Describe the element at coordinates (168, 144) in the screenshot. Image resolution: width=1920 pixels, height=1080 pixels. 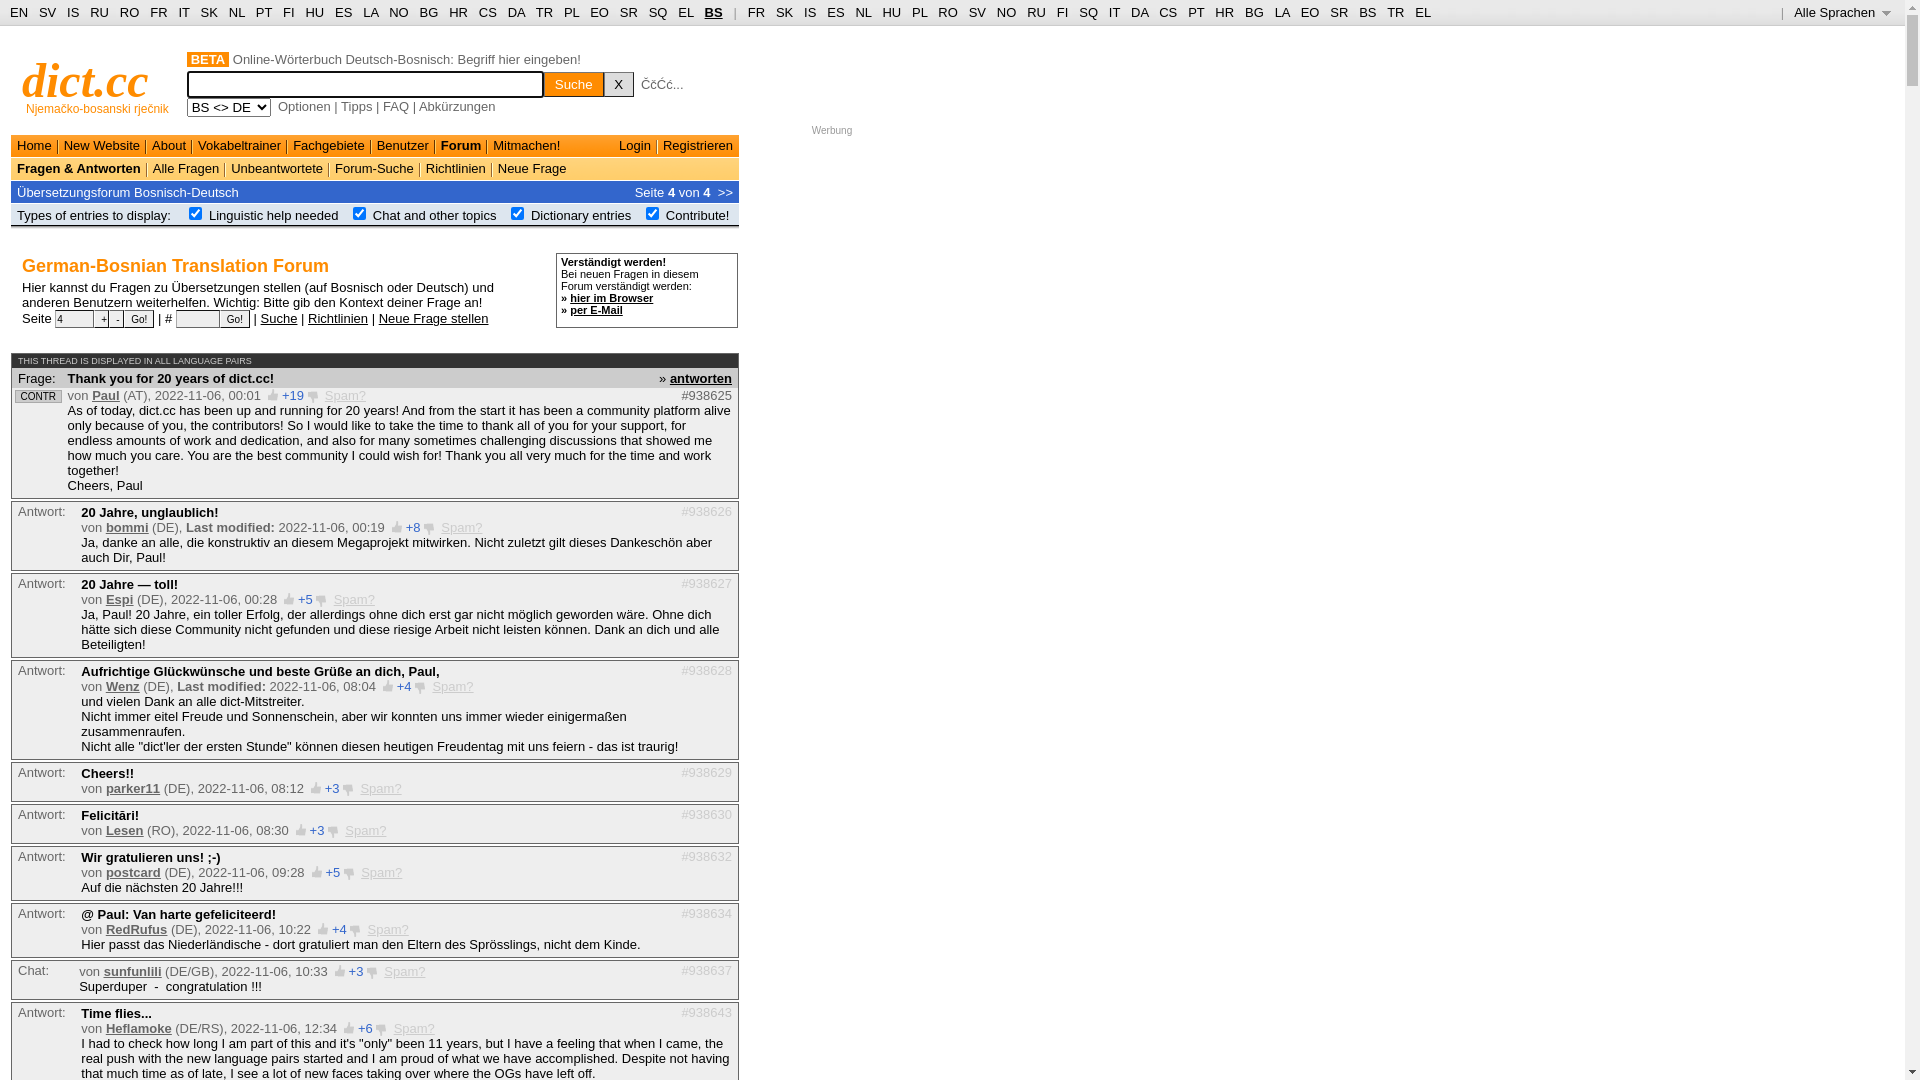
I see `'About'` at that location.